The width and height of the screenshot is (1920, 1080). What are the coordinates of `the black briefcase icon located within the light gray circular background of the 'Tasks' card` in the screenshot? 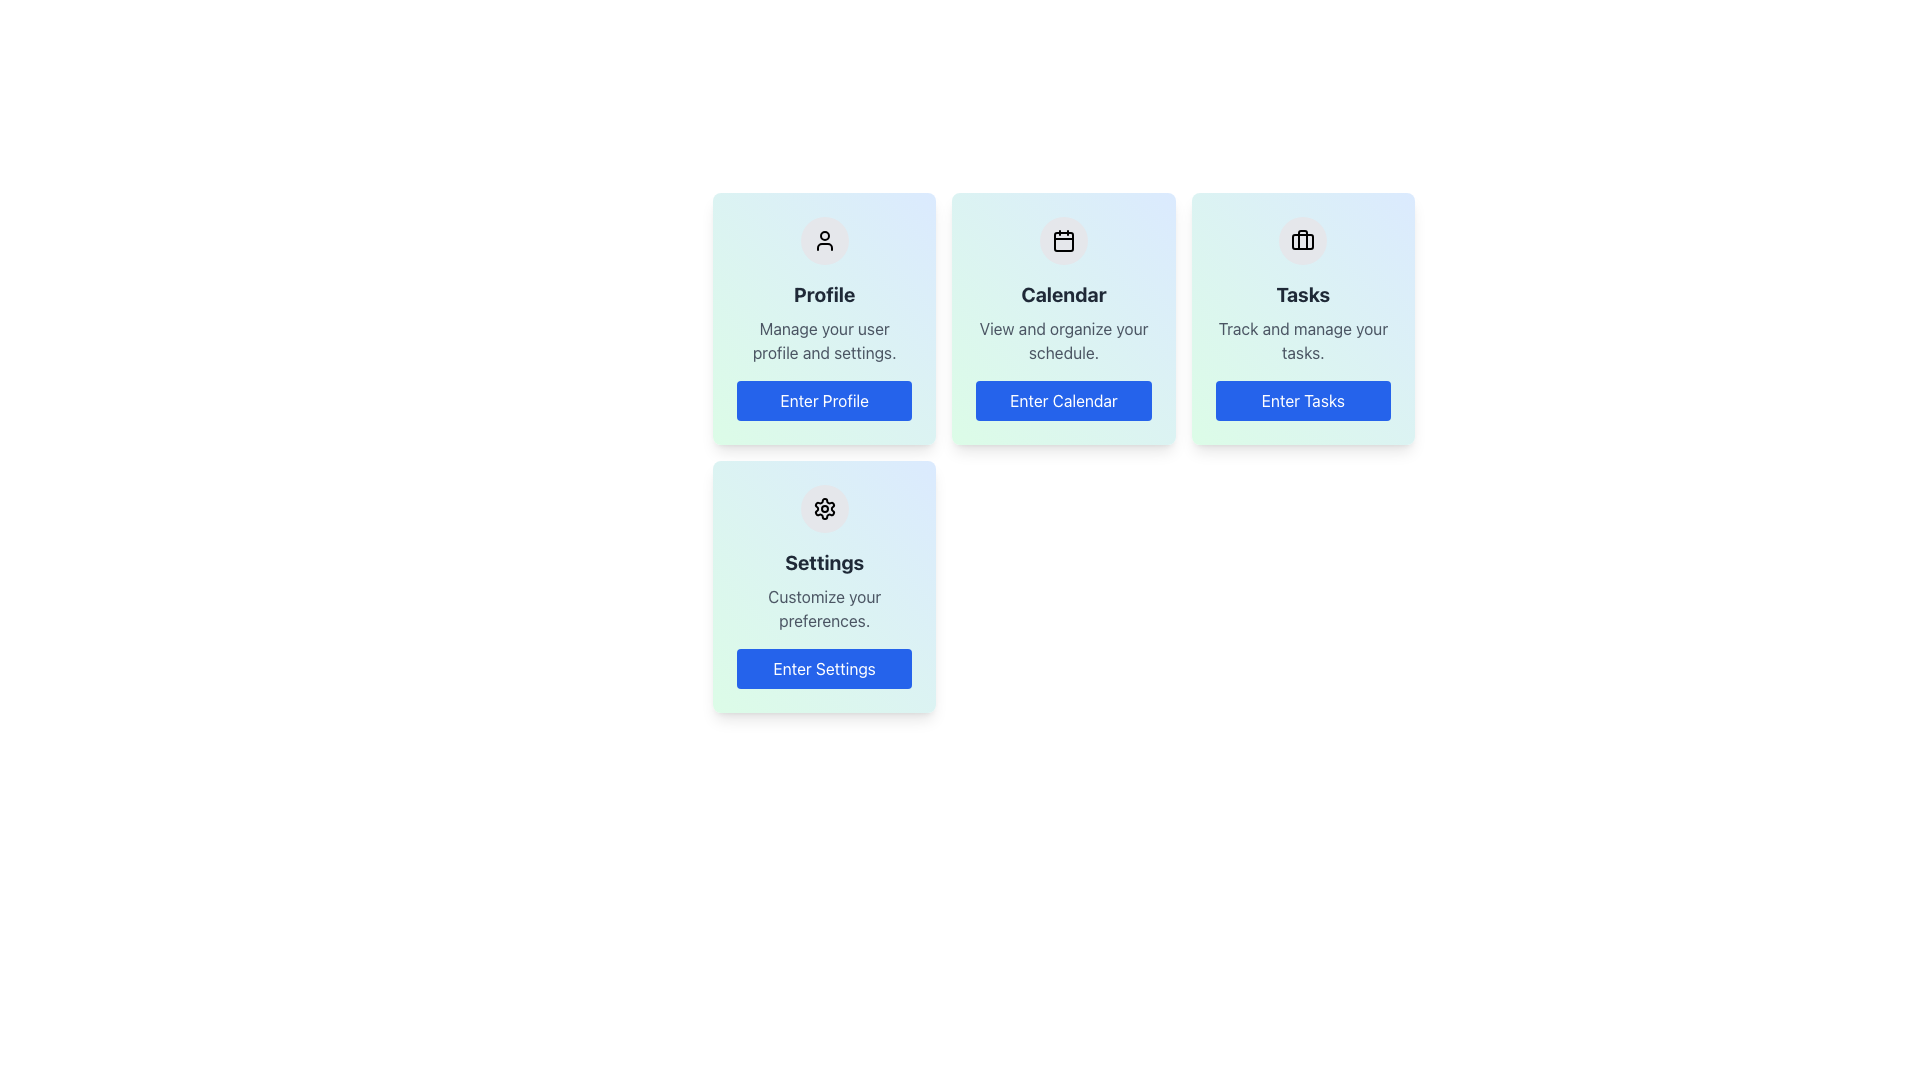 It's located at (1303, 239).